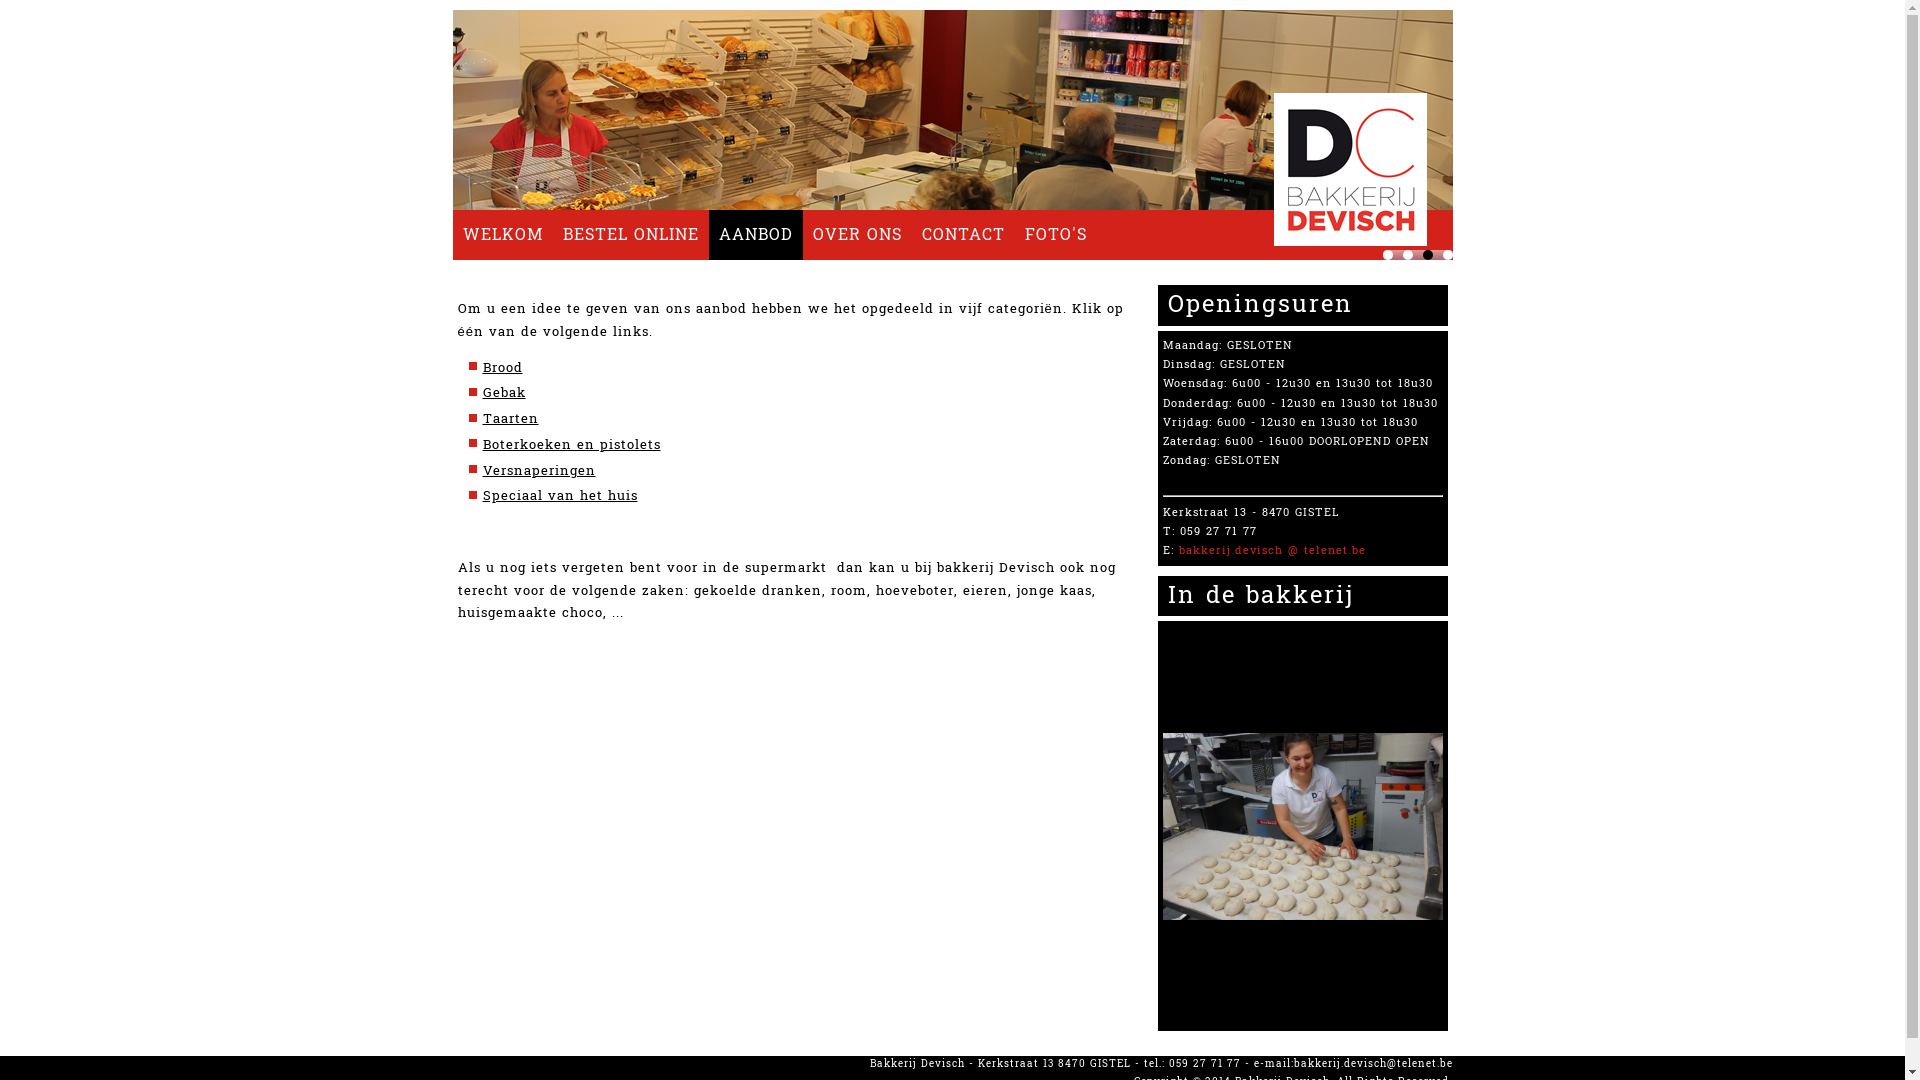 The height and width of the screenshot is (1080, 1920). What do you see at coordinates (481, 393) in the screenshot?
I see `'Gebak'` at bounding box center [481, 393].